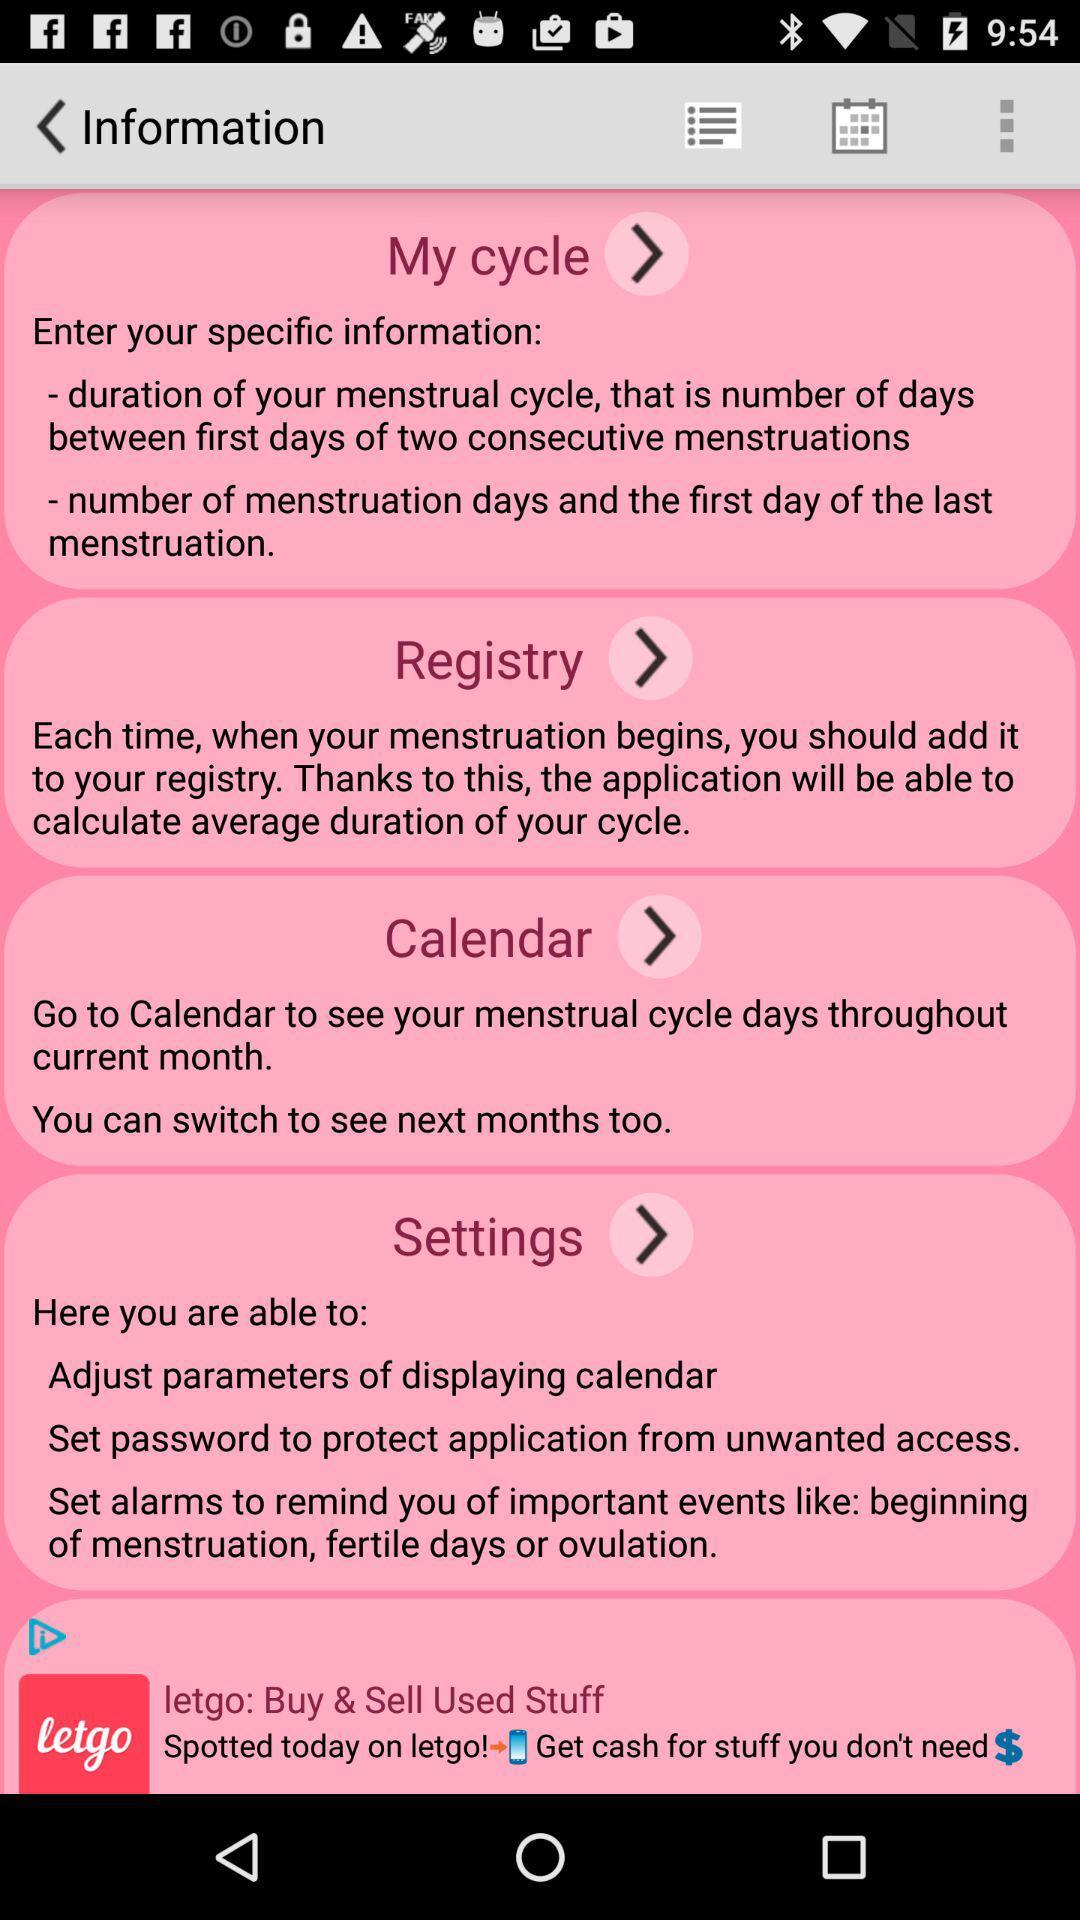  What do you see at coordinates (650, 658) in the screenshot?
I see `app below the number of menstruation app` at bounding box center [650, 658].